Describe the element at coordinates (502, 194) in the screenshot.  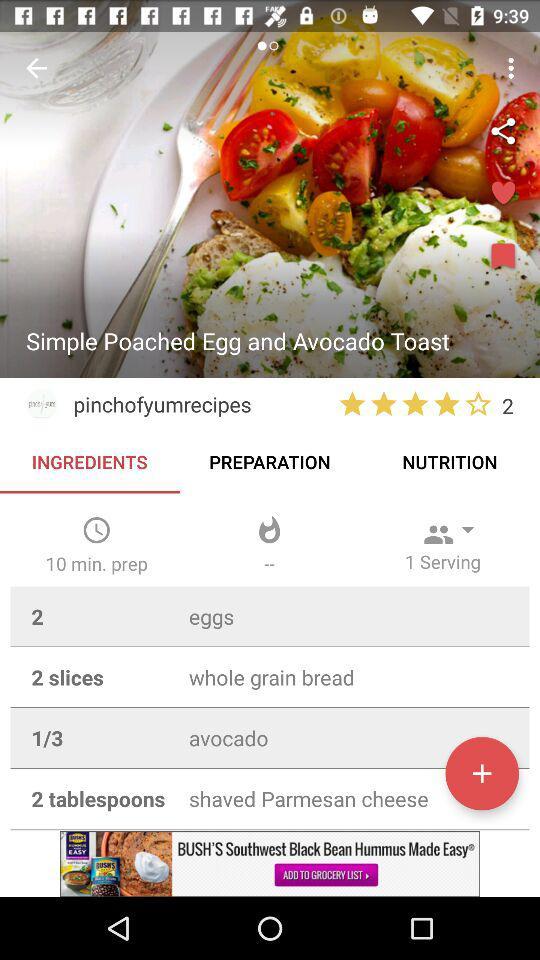
I see `the favorite icon` at that location.